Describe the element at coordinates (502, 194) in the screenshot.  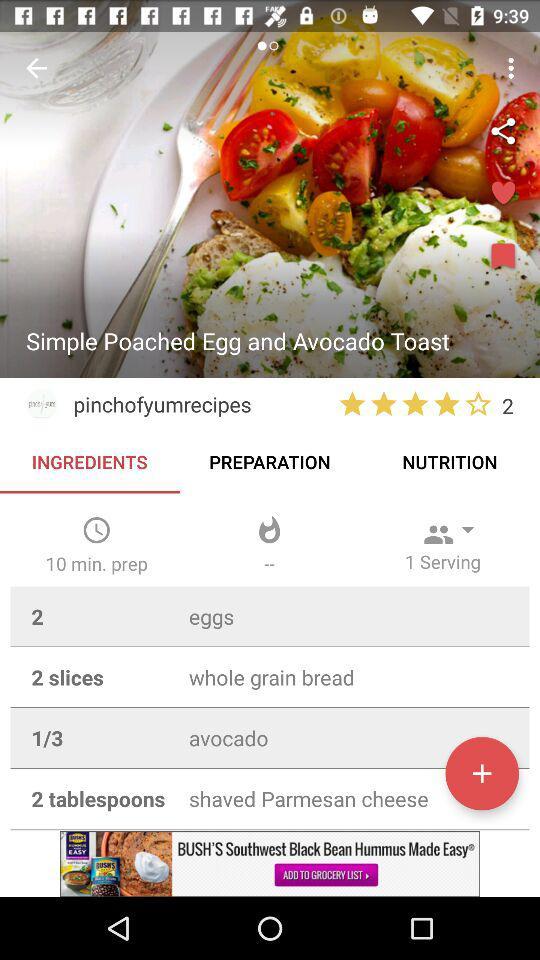
I see `the favorite icon` at that location.